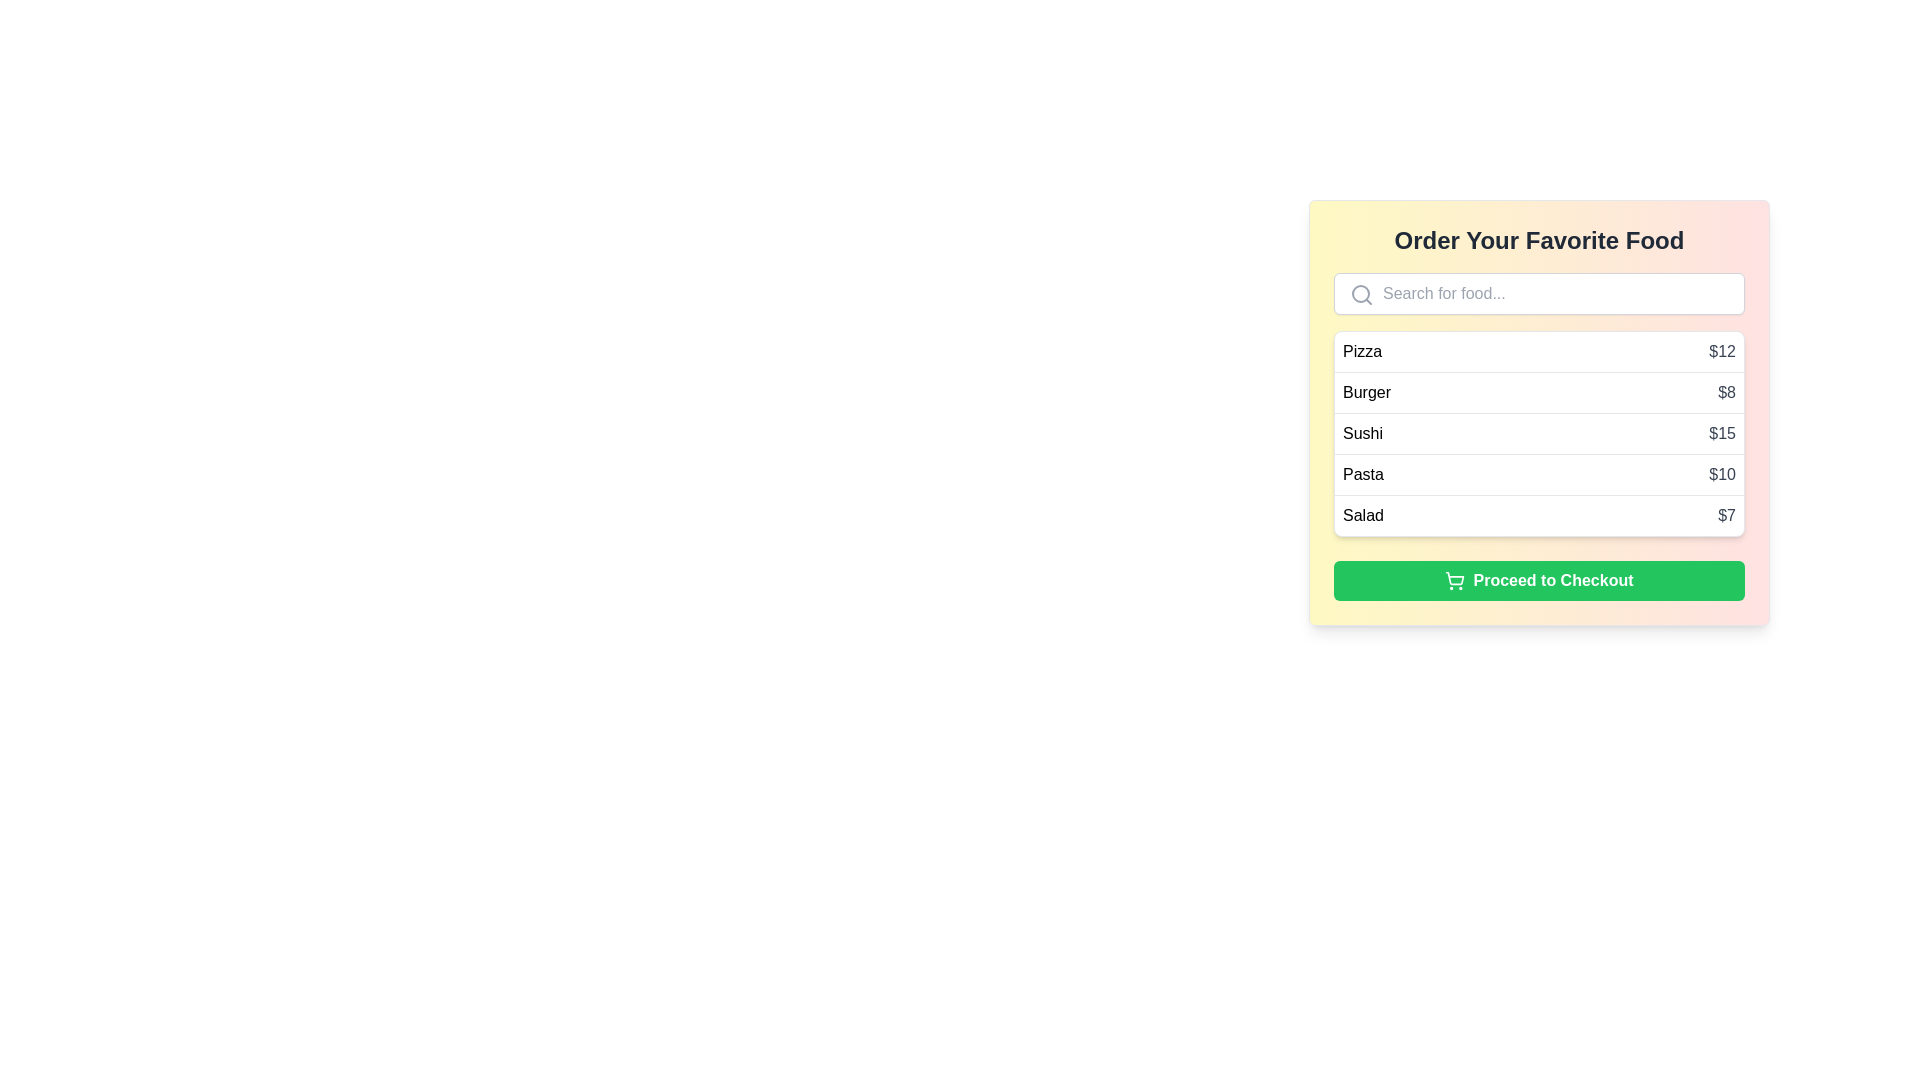 The height and width of the screenshot is (1080, 1920). What do you see at coordinates (1538, 432) in the screenshot?
I see `the third row of the food menu option labeled 'Sushi'` at bounding box center [1538, 432].